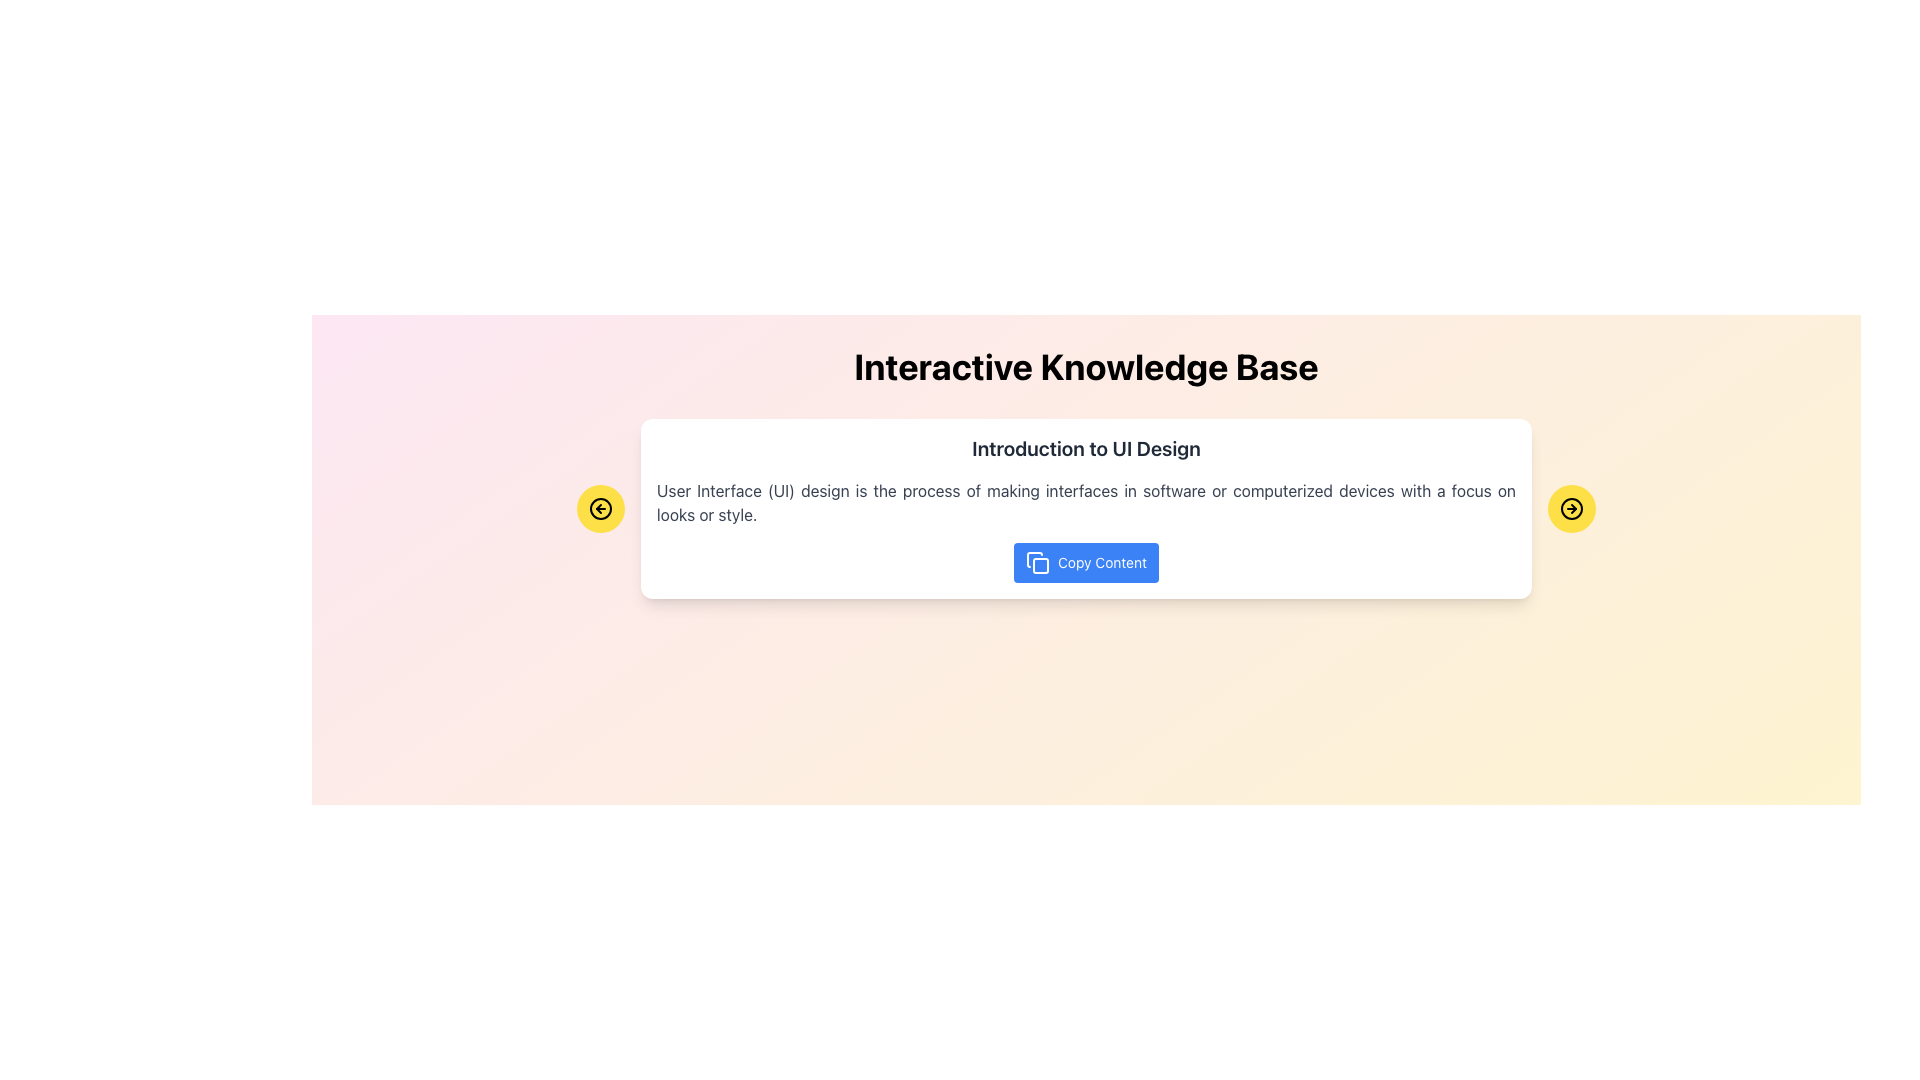 The height and width of the screenshot is (1080, 1920). What do you see at coordinates (1570, 508) in the screenshot?
I see `the circular button with a vibrant yellow background and black outline, located at the bottom-right corner of the content card` at bounding box center [1570, 508].